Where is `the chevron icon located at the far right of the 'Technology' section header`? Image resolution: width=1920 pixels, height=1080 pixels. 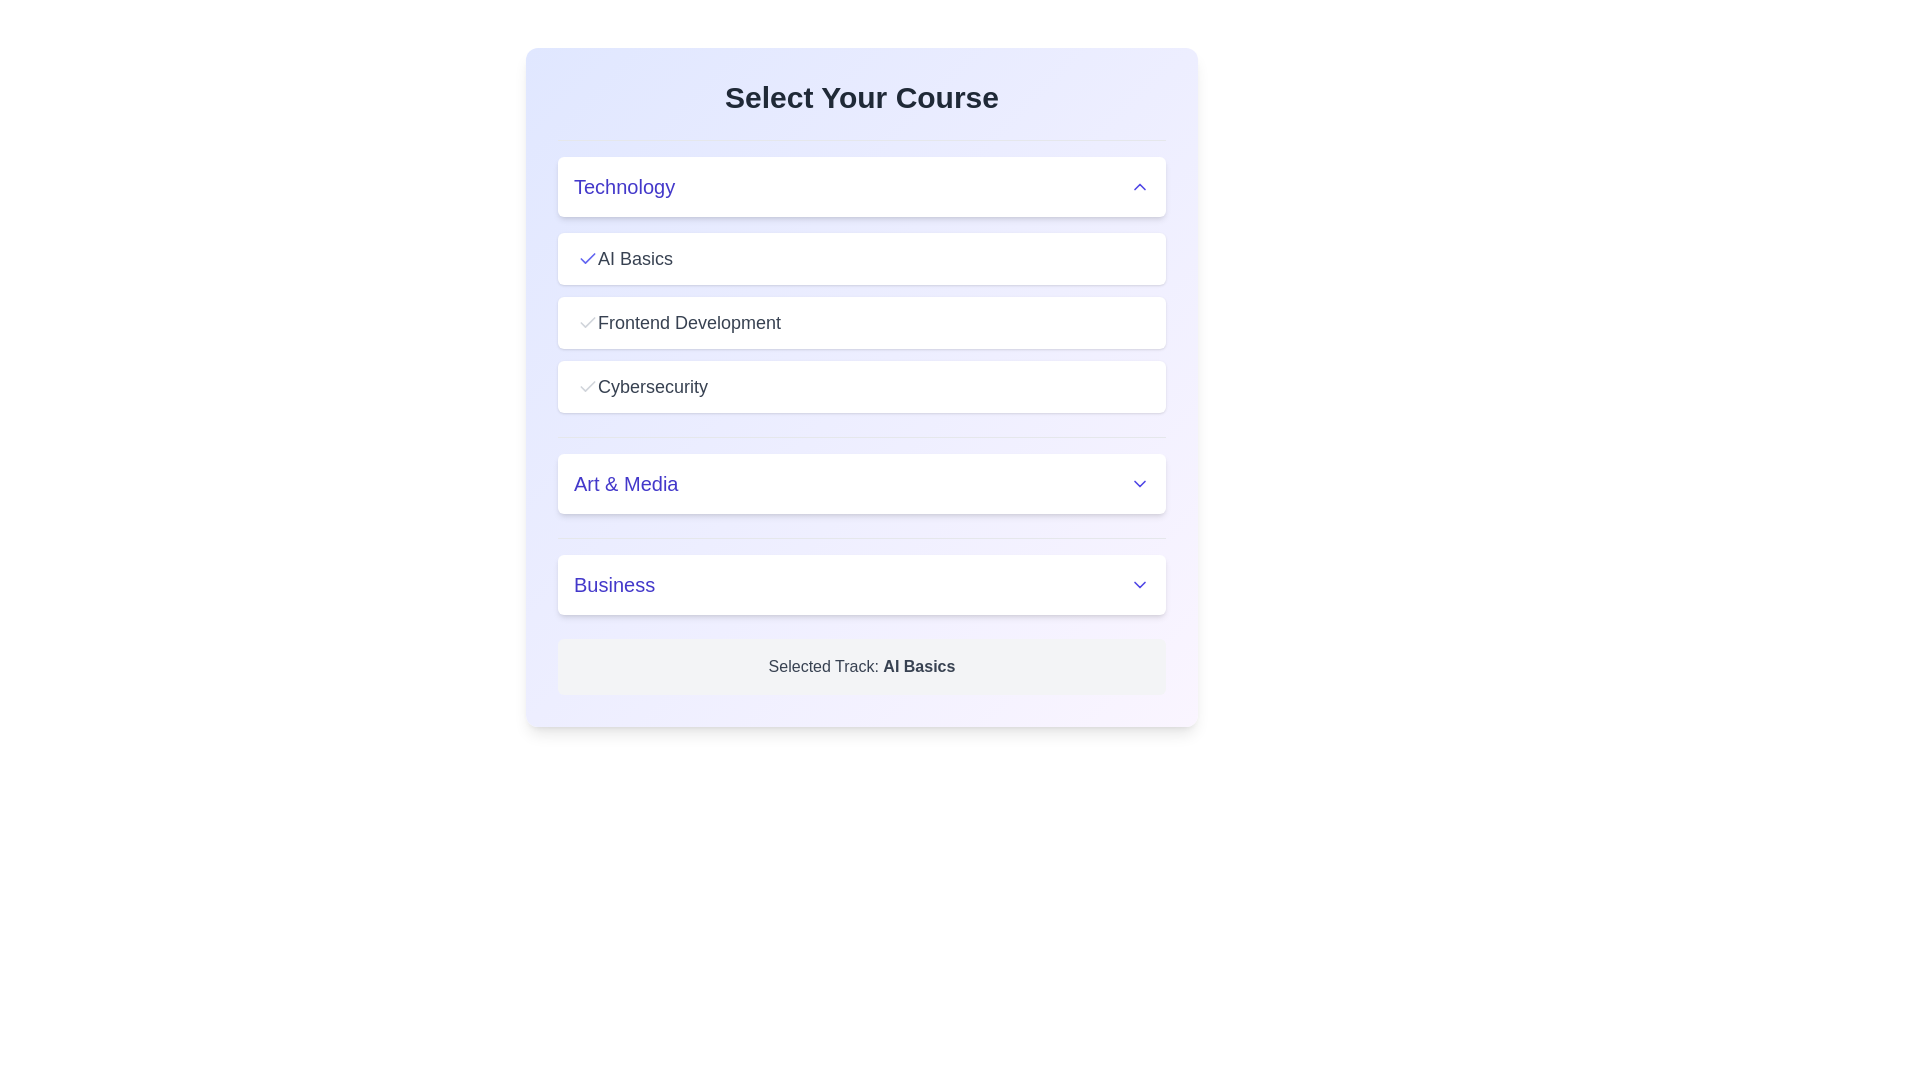
the chevron icon located at the far right of the 'Technology' section header is located at coordinates (1140, 186).